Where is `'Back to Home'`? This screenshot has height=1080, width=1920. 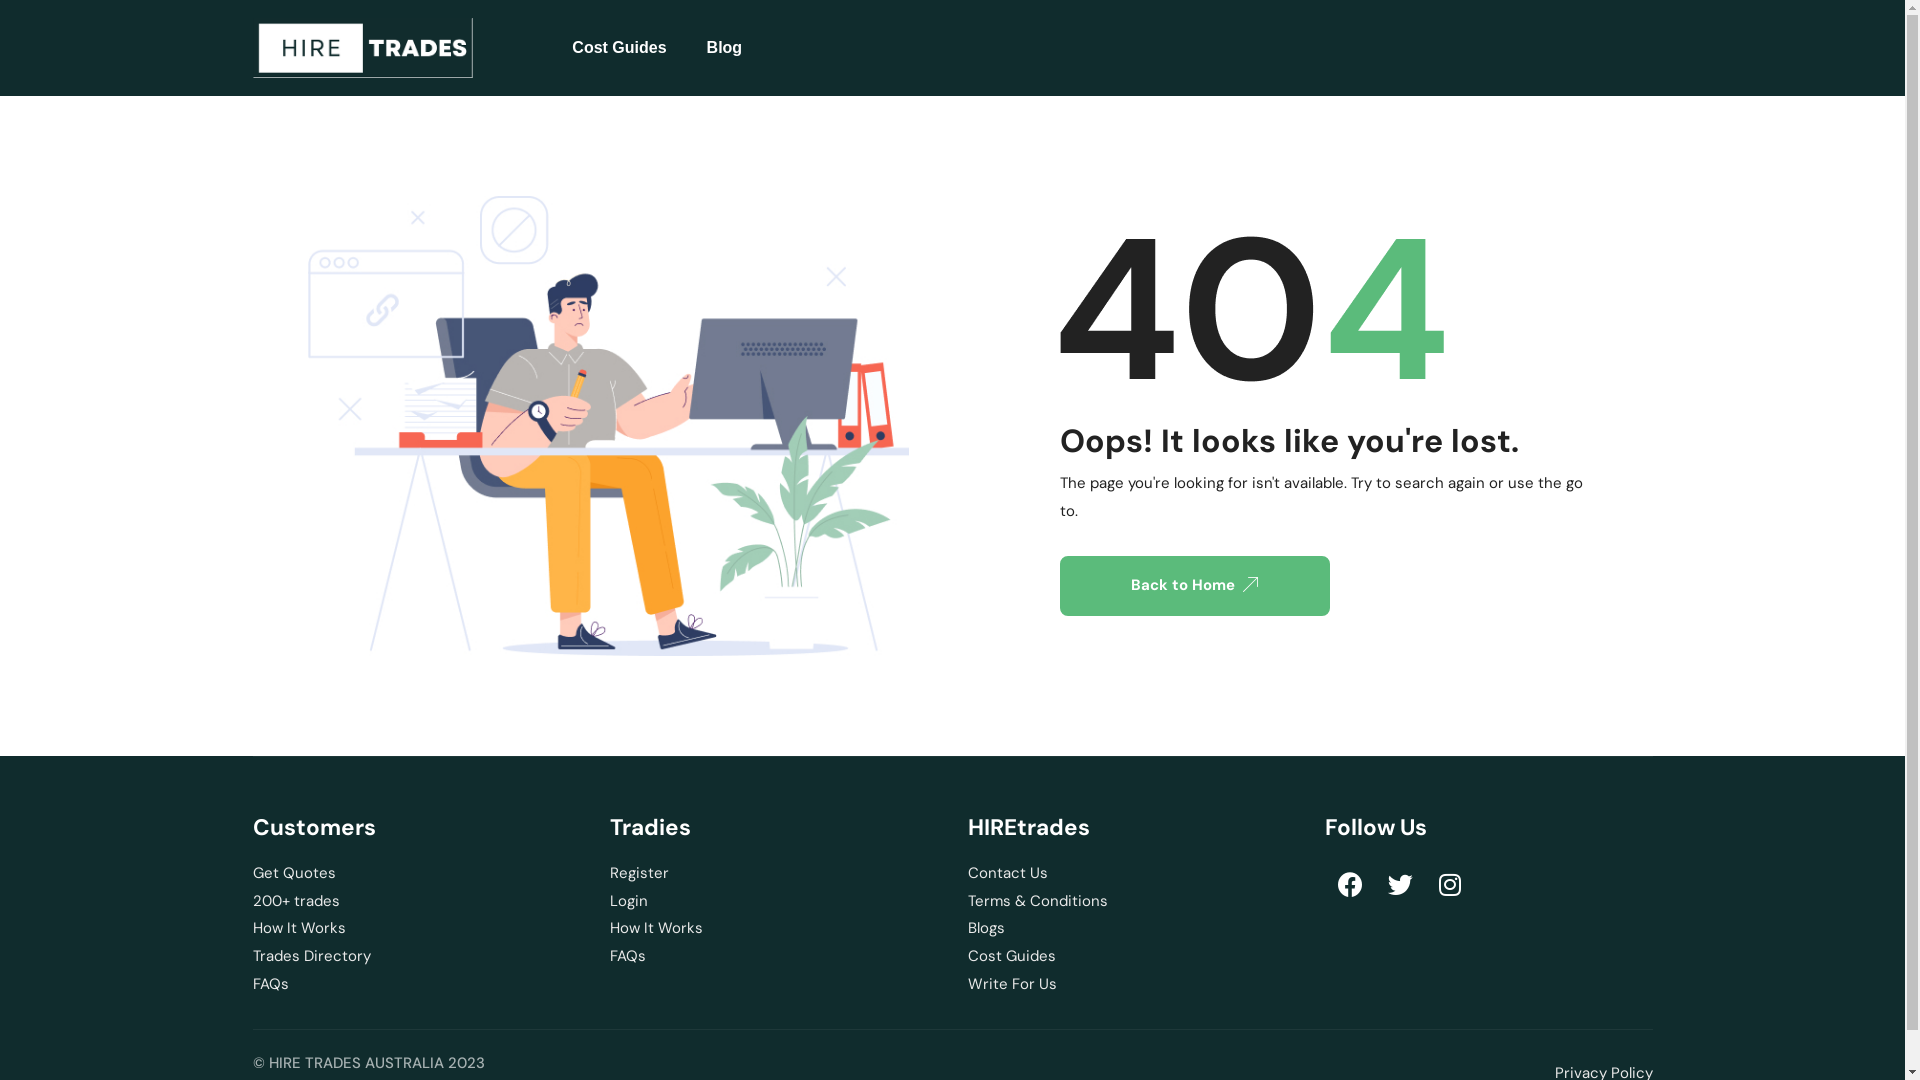
'Back to Home' is located at coordinates (1195, 585).